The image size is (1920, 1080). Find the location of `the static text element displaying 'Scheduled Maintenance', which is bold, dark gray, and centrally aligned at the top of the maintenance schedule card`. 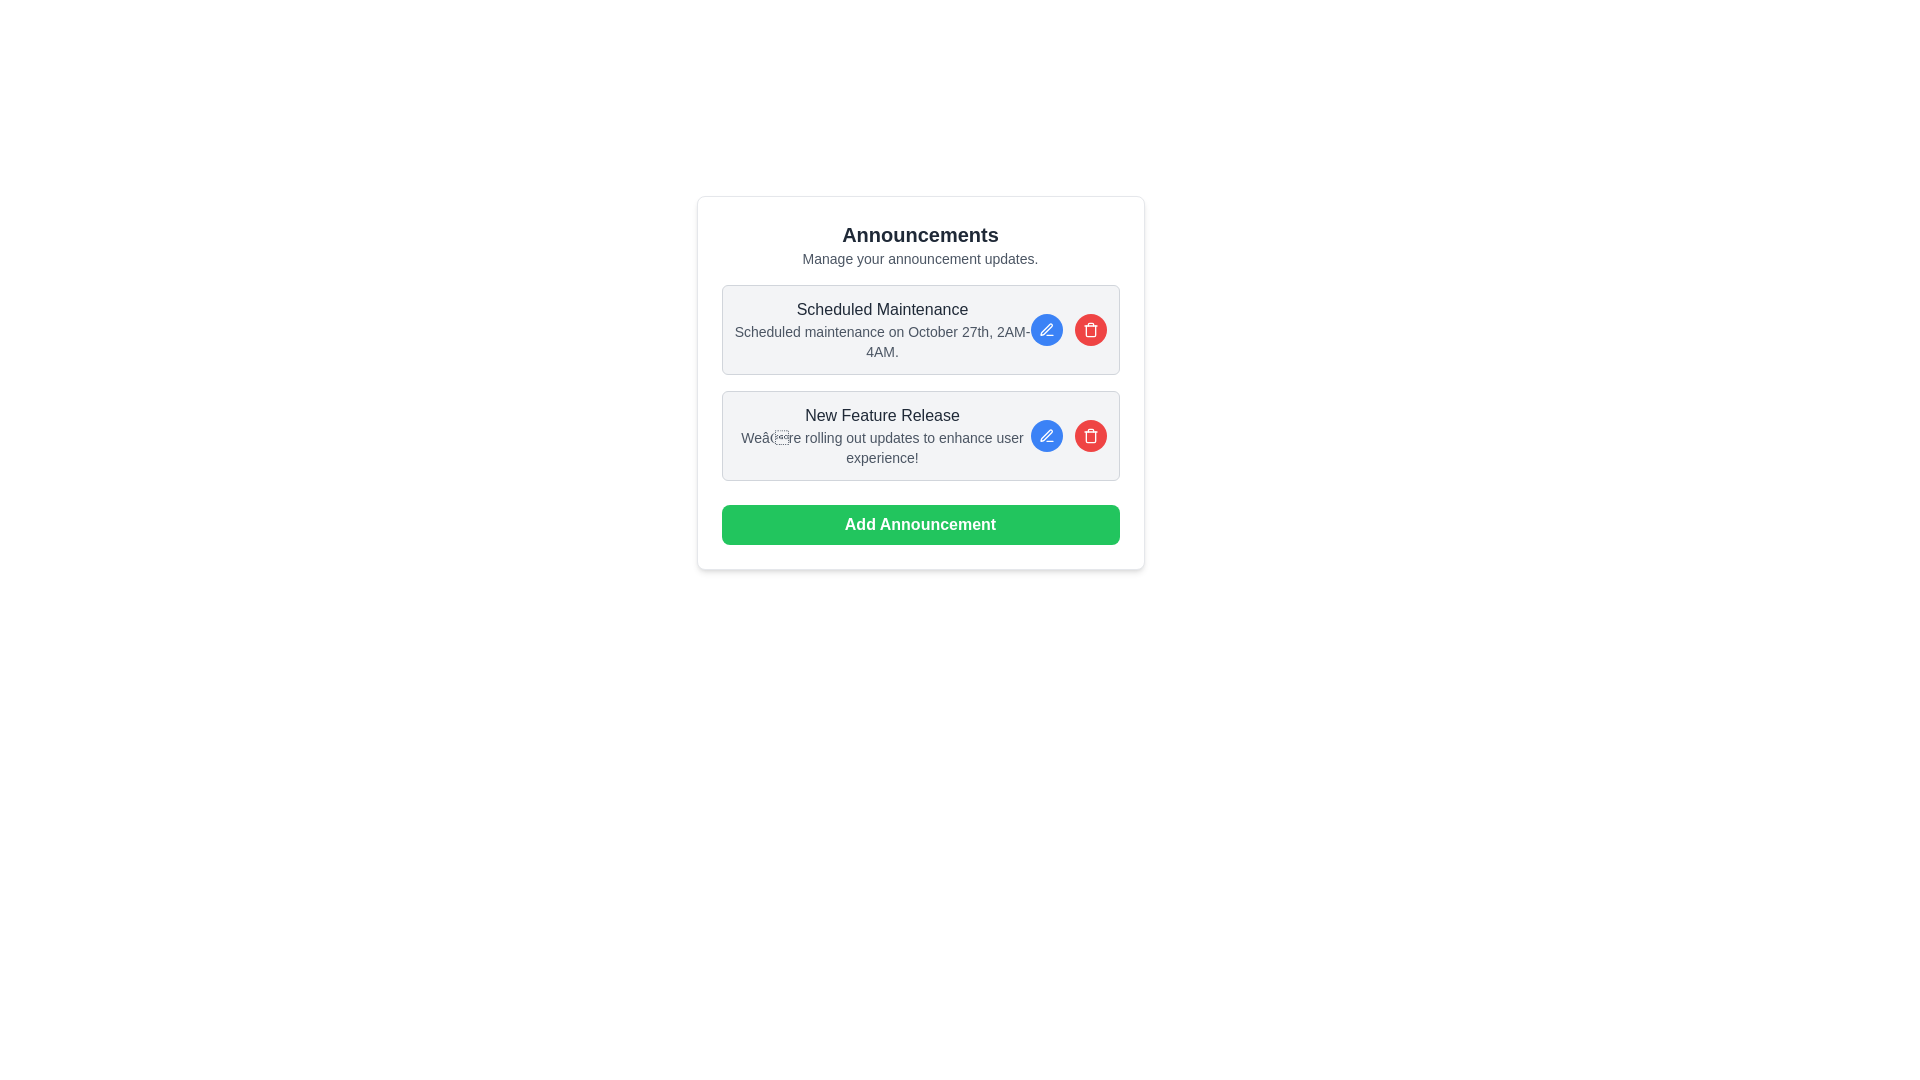

the static text element displaying 'Scheduled Maintenance', which is bold, dark gray, and centrally aligned at the top of the maintenance schedule card is located at coordinates (881, 309).